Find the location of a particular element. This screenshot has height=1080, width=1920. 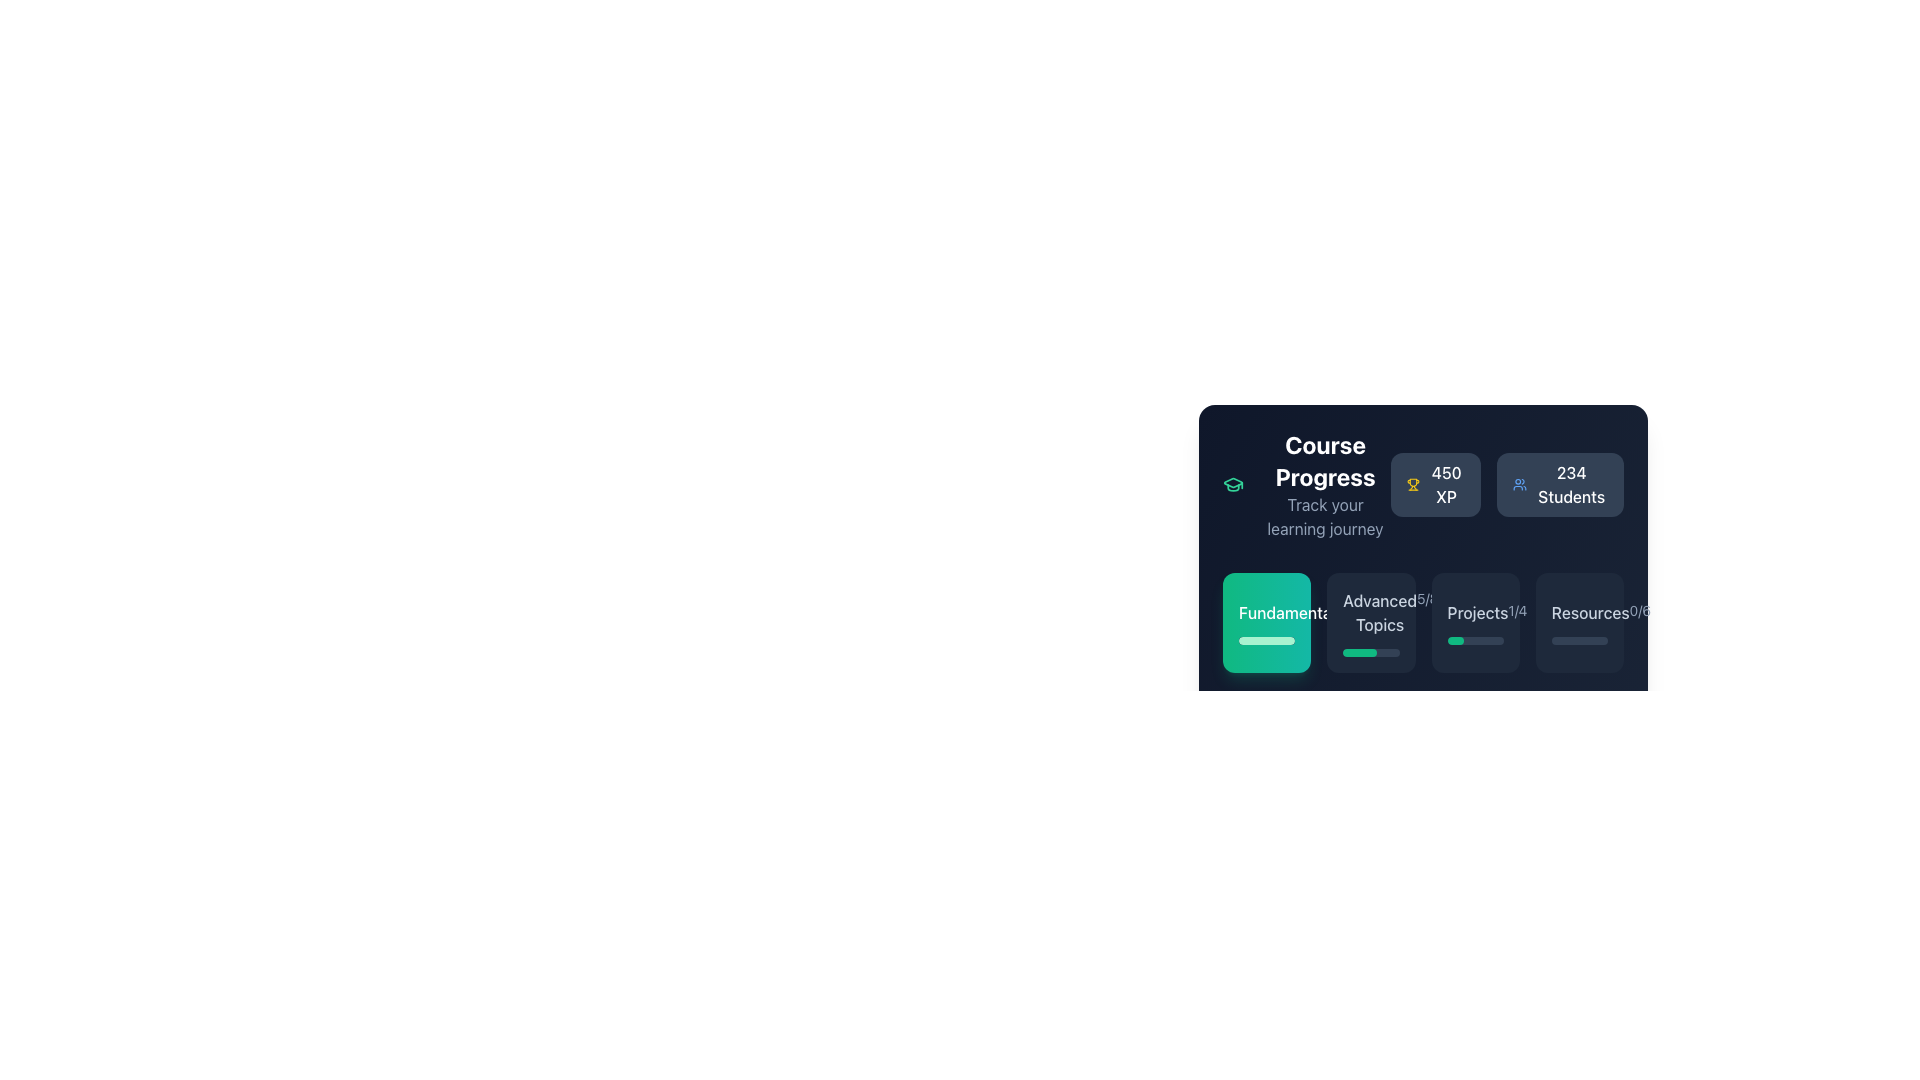

the text label indicating a perfect score of 5 out of 5, located to the immediate right of 'Fundamentals' in the 'Course Progress' section is located at coordinates (1354, 609).